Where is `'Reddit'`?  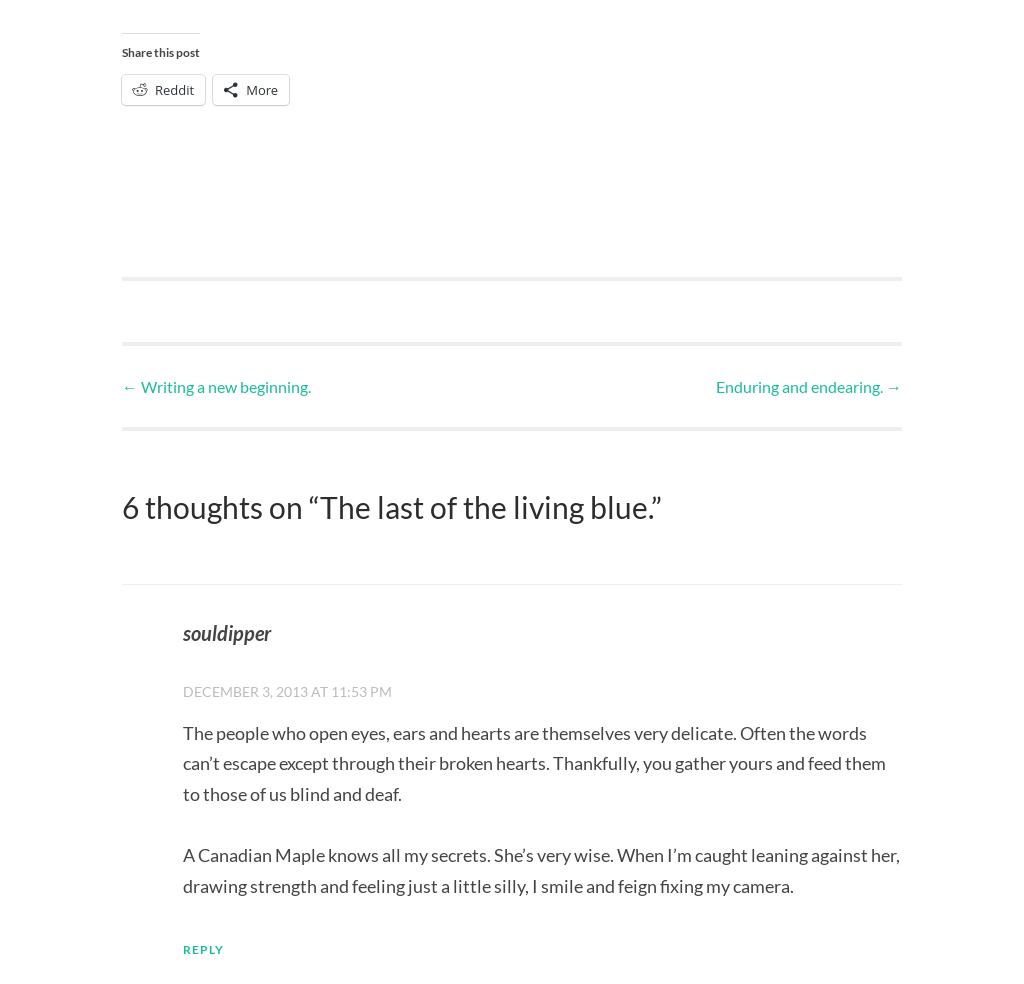 'Reddit' is located at coordinates (154, 87).